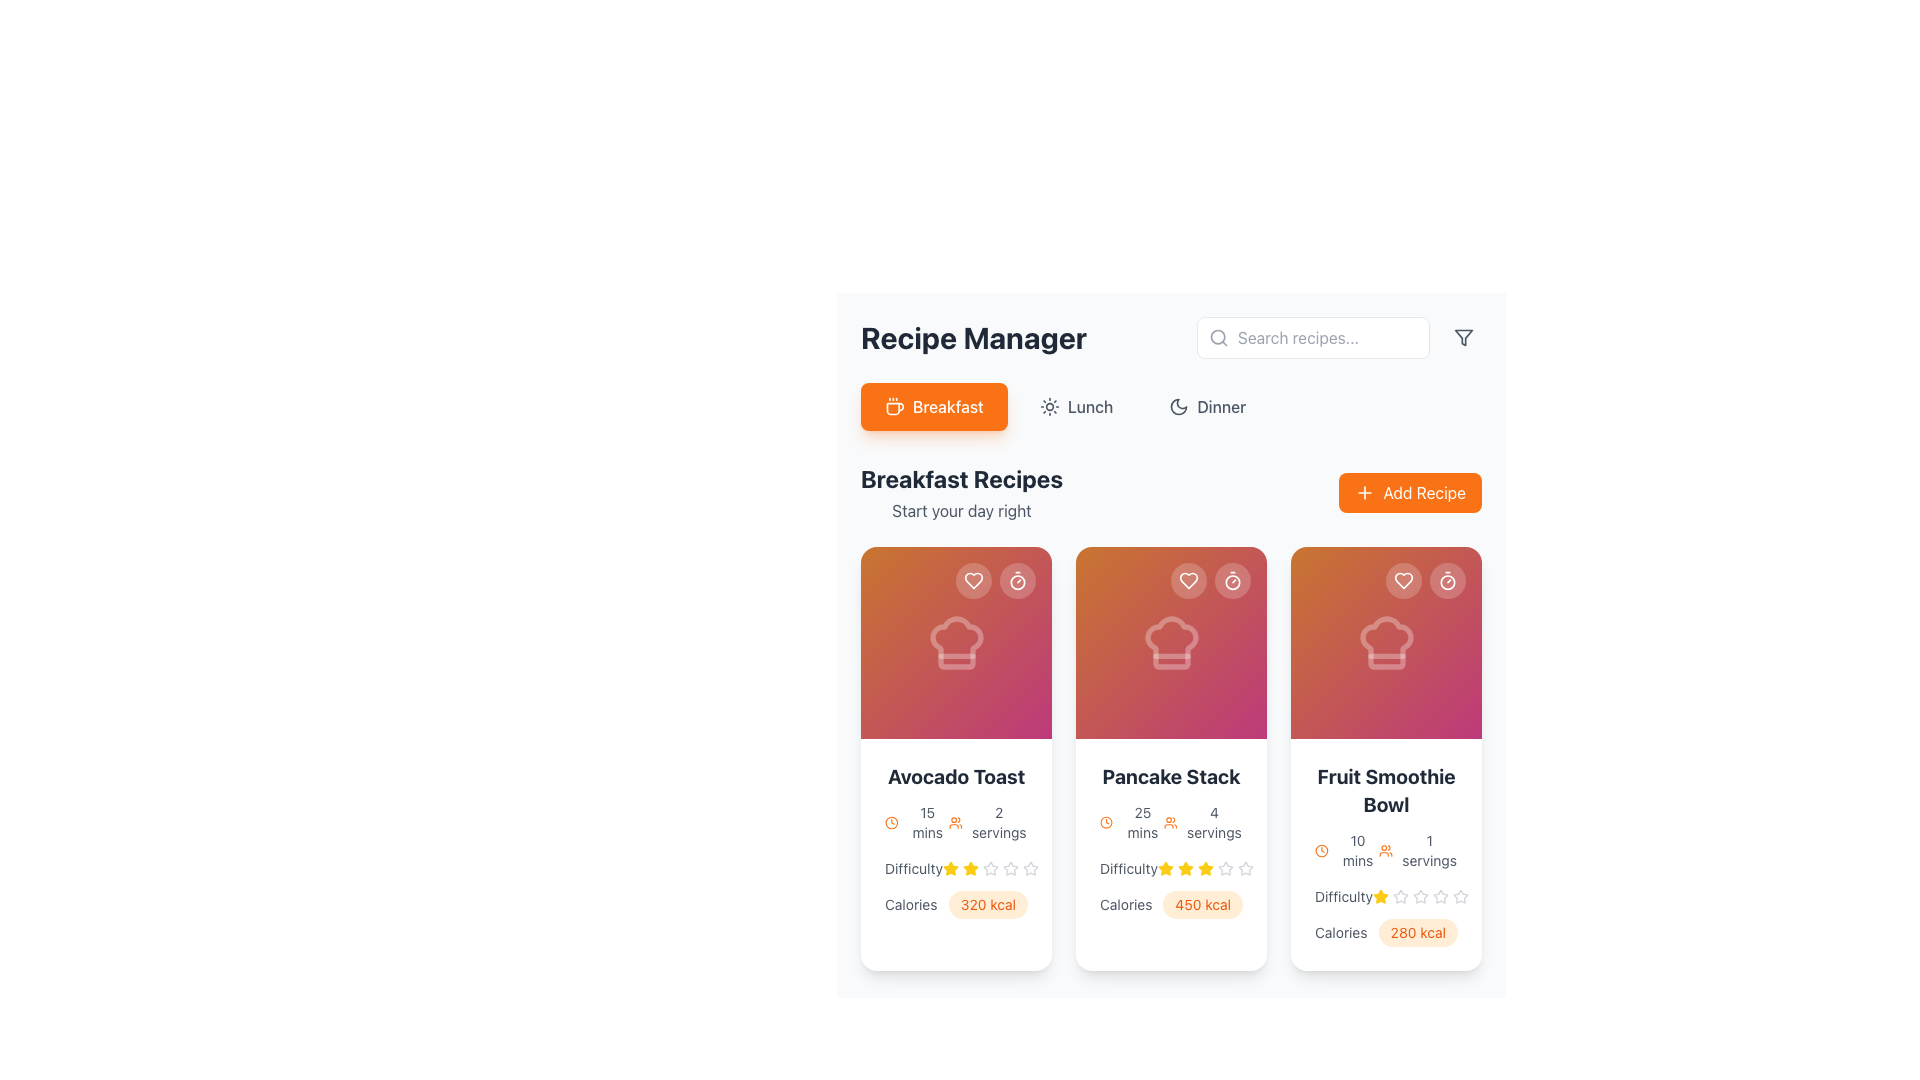 The image size is (1920, 1080). What do you see at coordinates (1385, 851) in the screenshot?
I see `the text element displaying '10 mins' and '1 servings' within the 'Fruit Smoothie Bowl' recipe card in the 'Breakfast Recipes' section` at bounding box center [1385, 851].